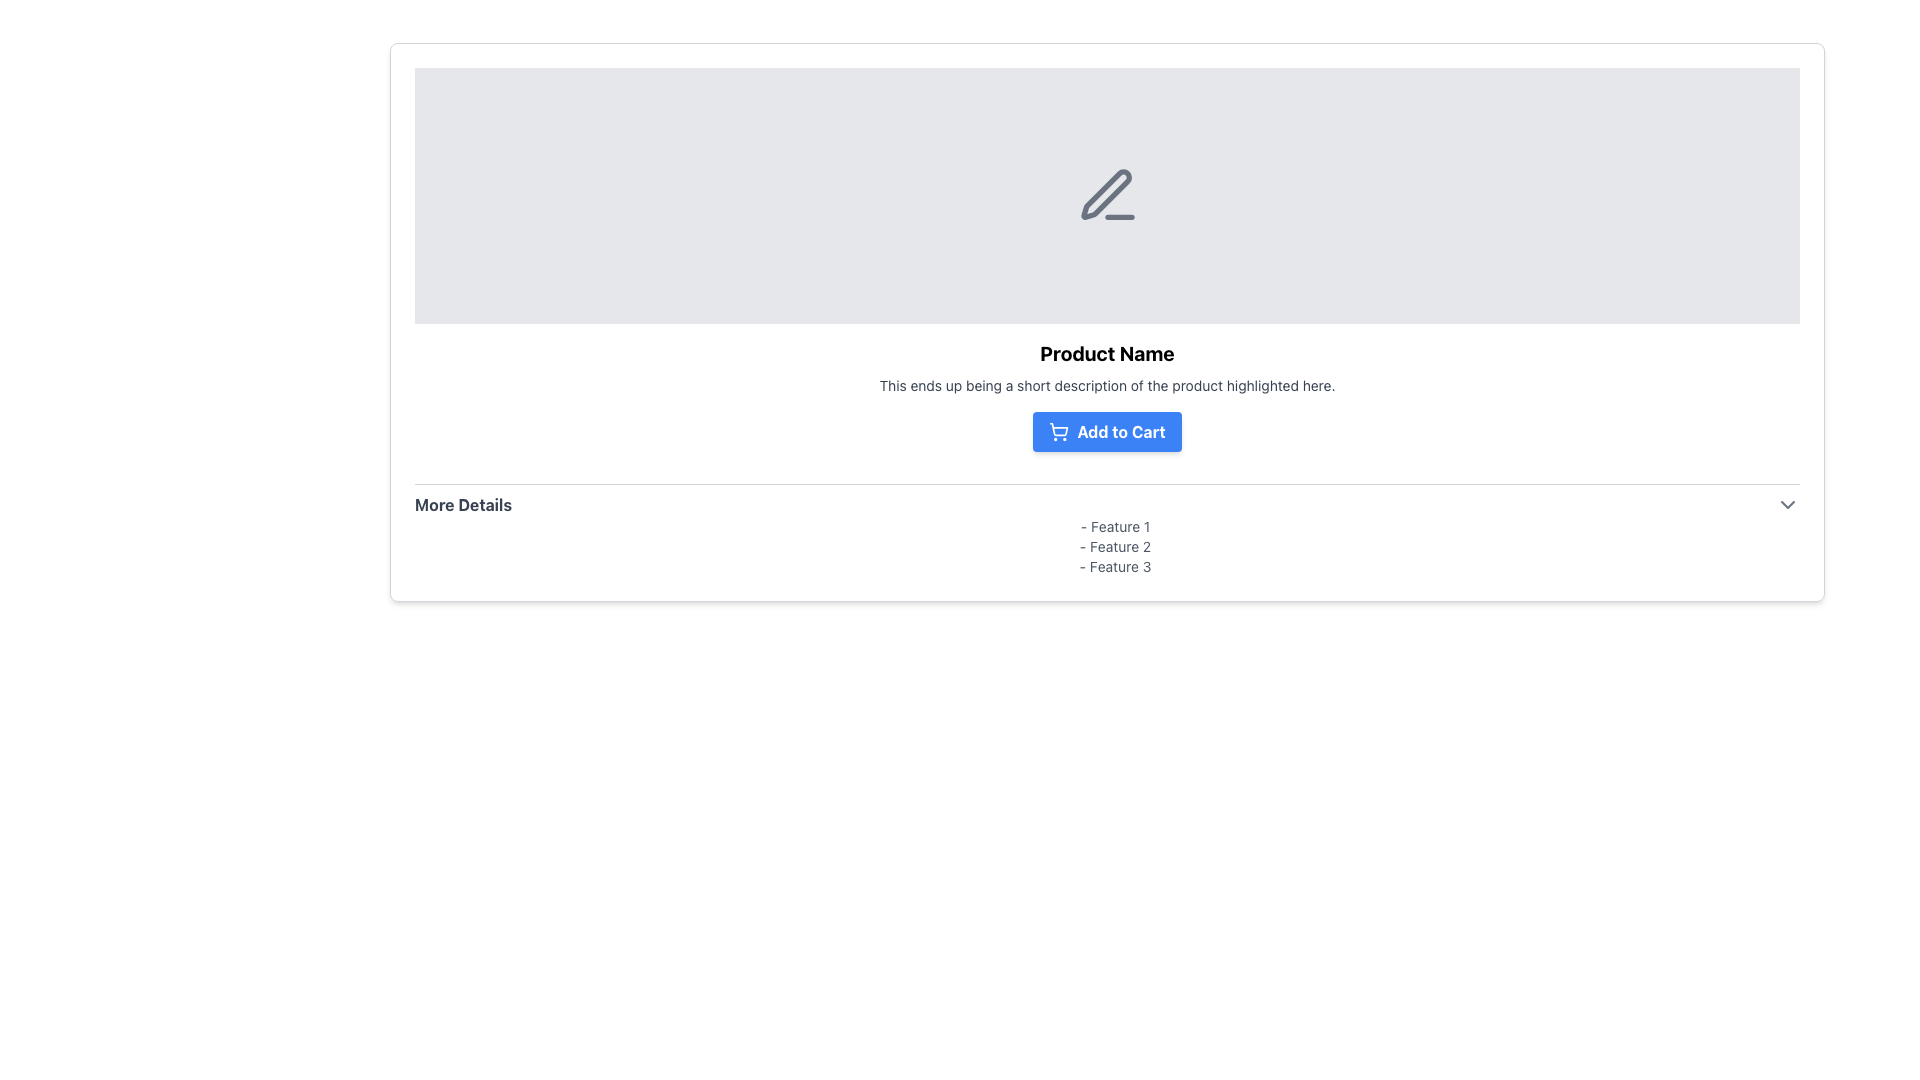 This screenshot has height=1080, width=1920. I want to click on the central decorative icon that signifies a writable or editable area, positioned above the 'Product Name' text, so click(1106, 196).